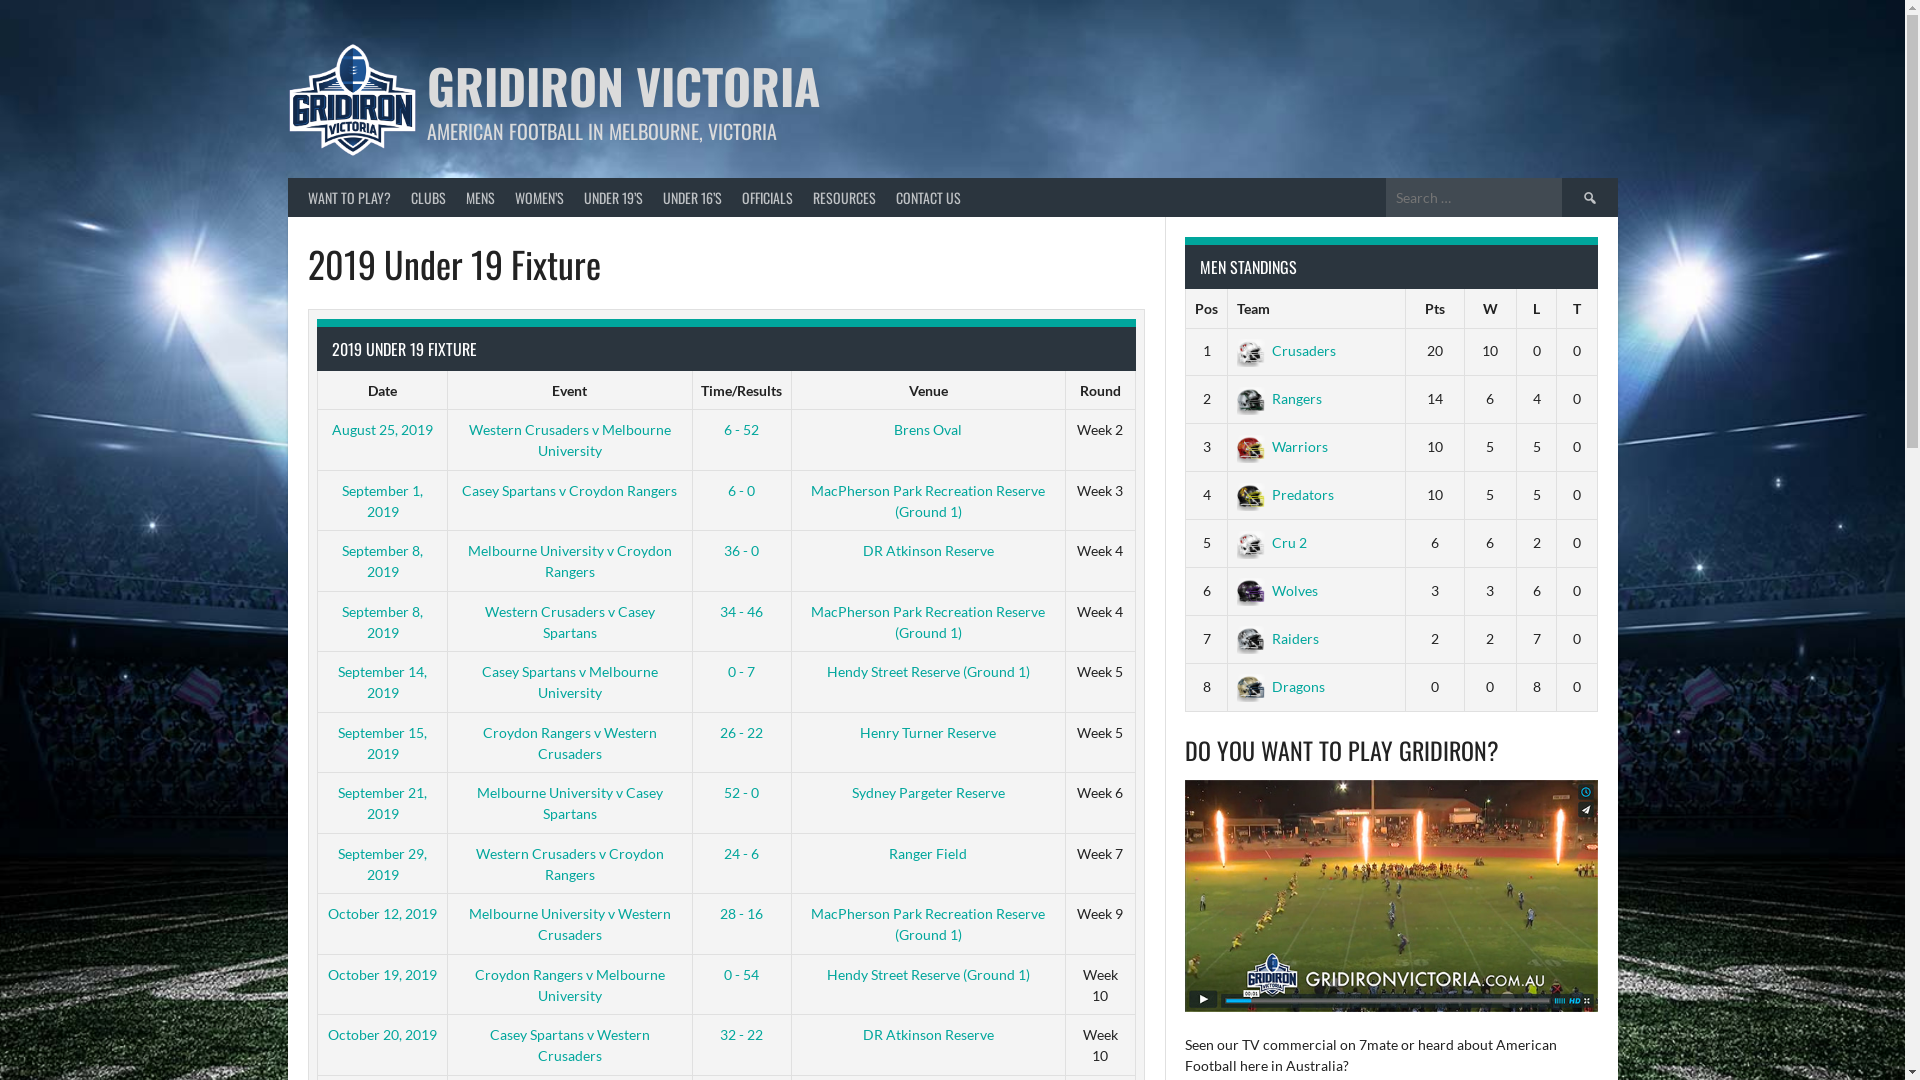 This screenshot has width=1920, height=1080. I want to click on 'OFFICIALS', so click(766, 197).